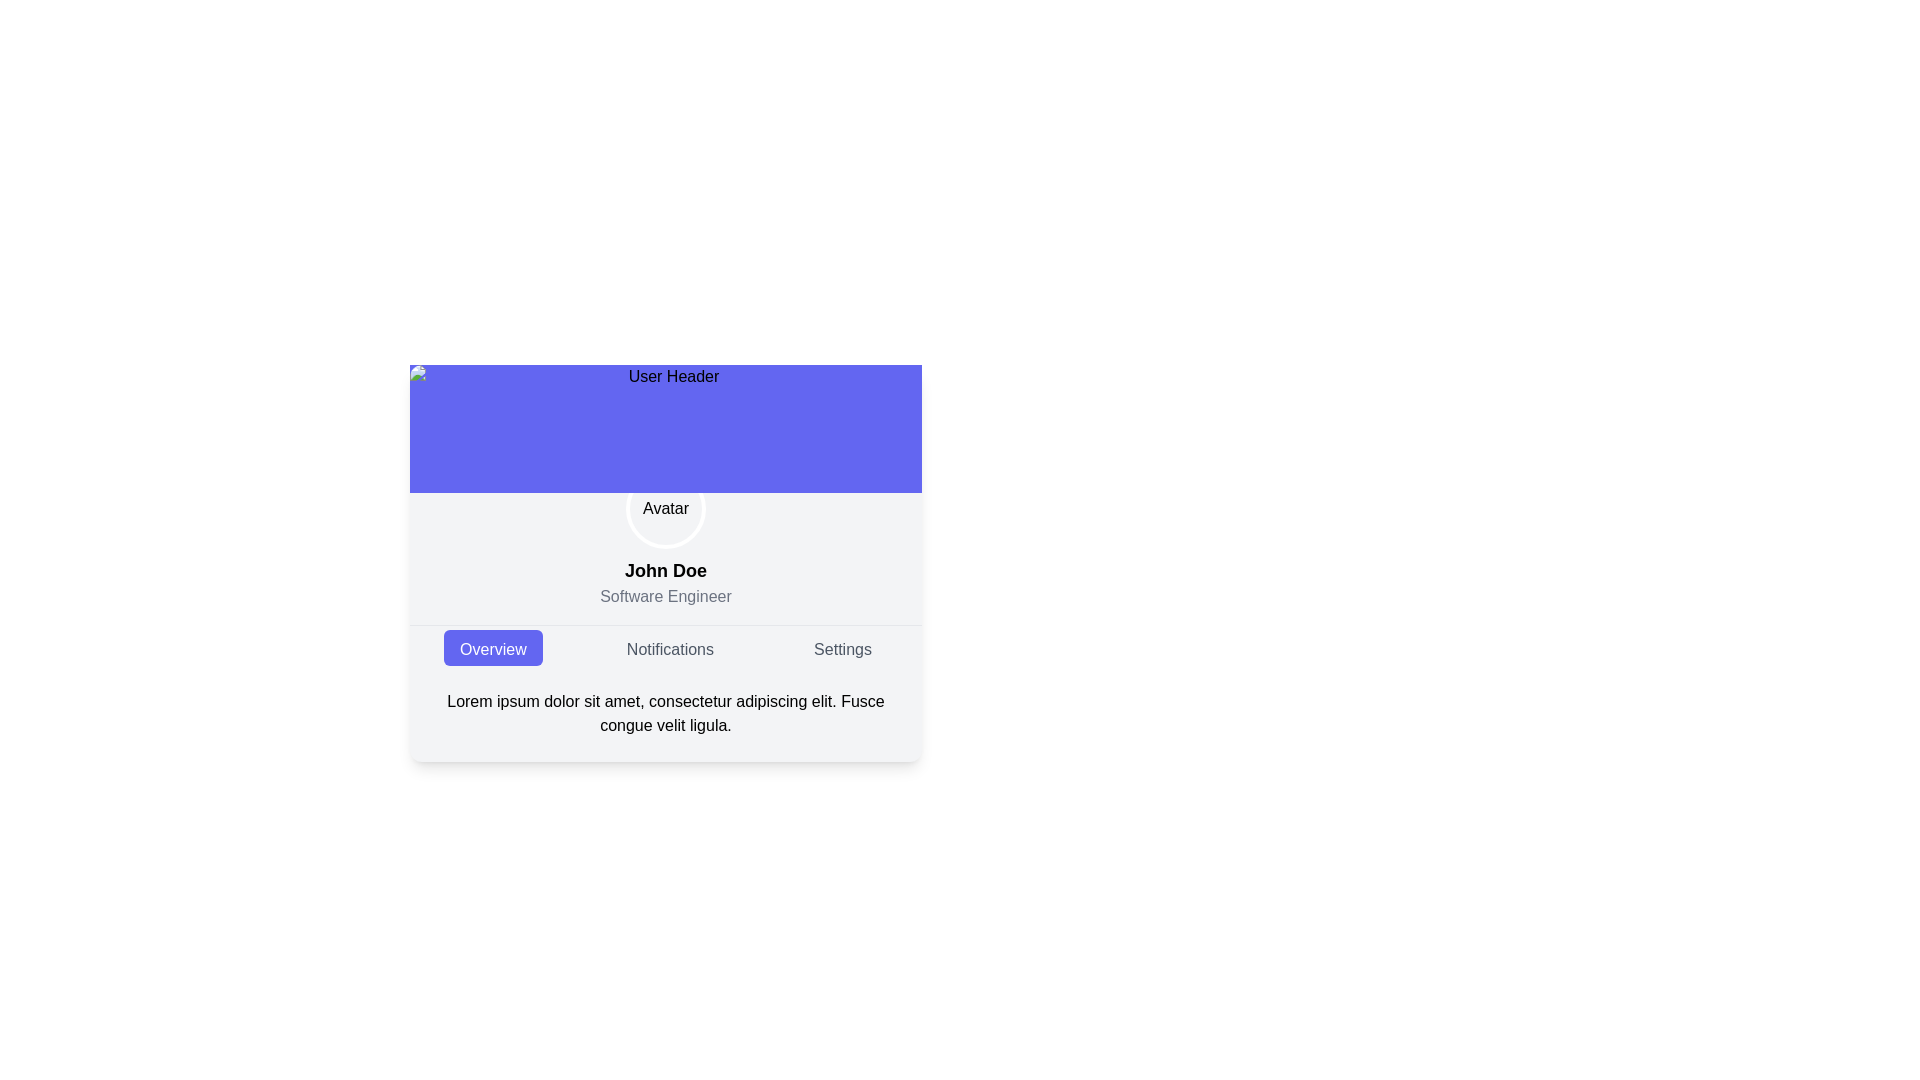 This screenshot has height=1080, width=1920. I want to click on the static text label displaying the user's name, which is centrally aligned in the user profile section, positioned below the header and following the avatar image, so click(666, 570).